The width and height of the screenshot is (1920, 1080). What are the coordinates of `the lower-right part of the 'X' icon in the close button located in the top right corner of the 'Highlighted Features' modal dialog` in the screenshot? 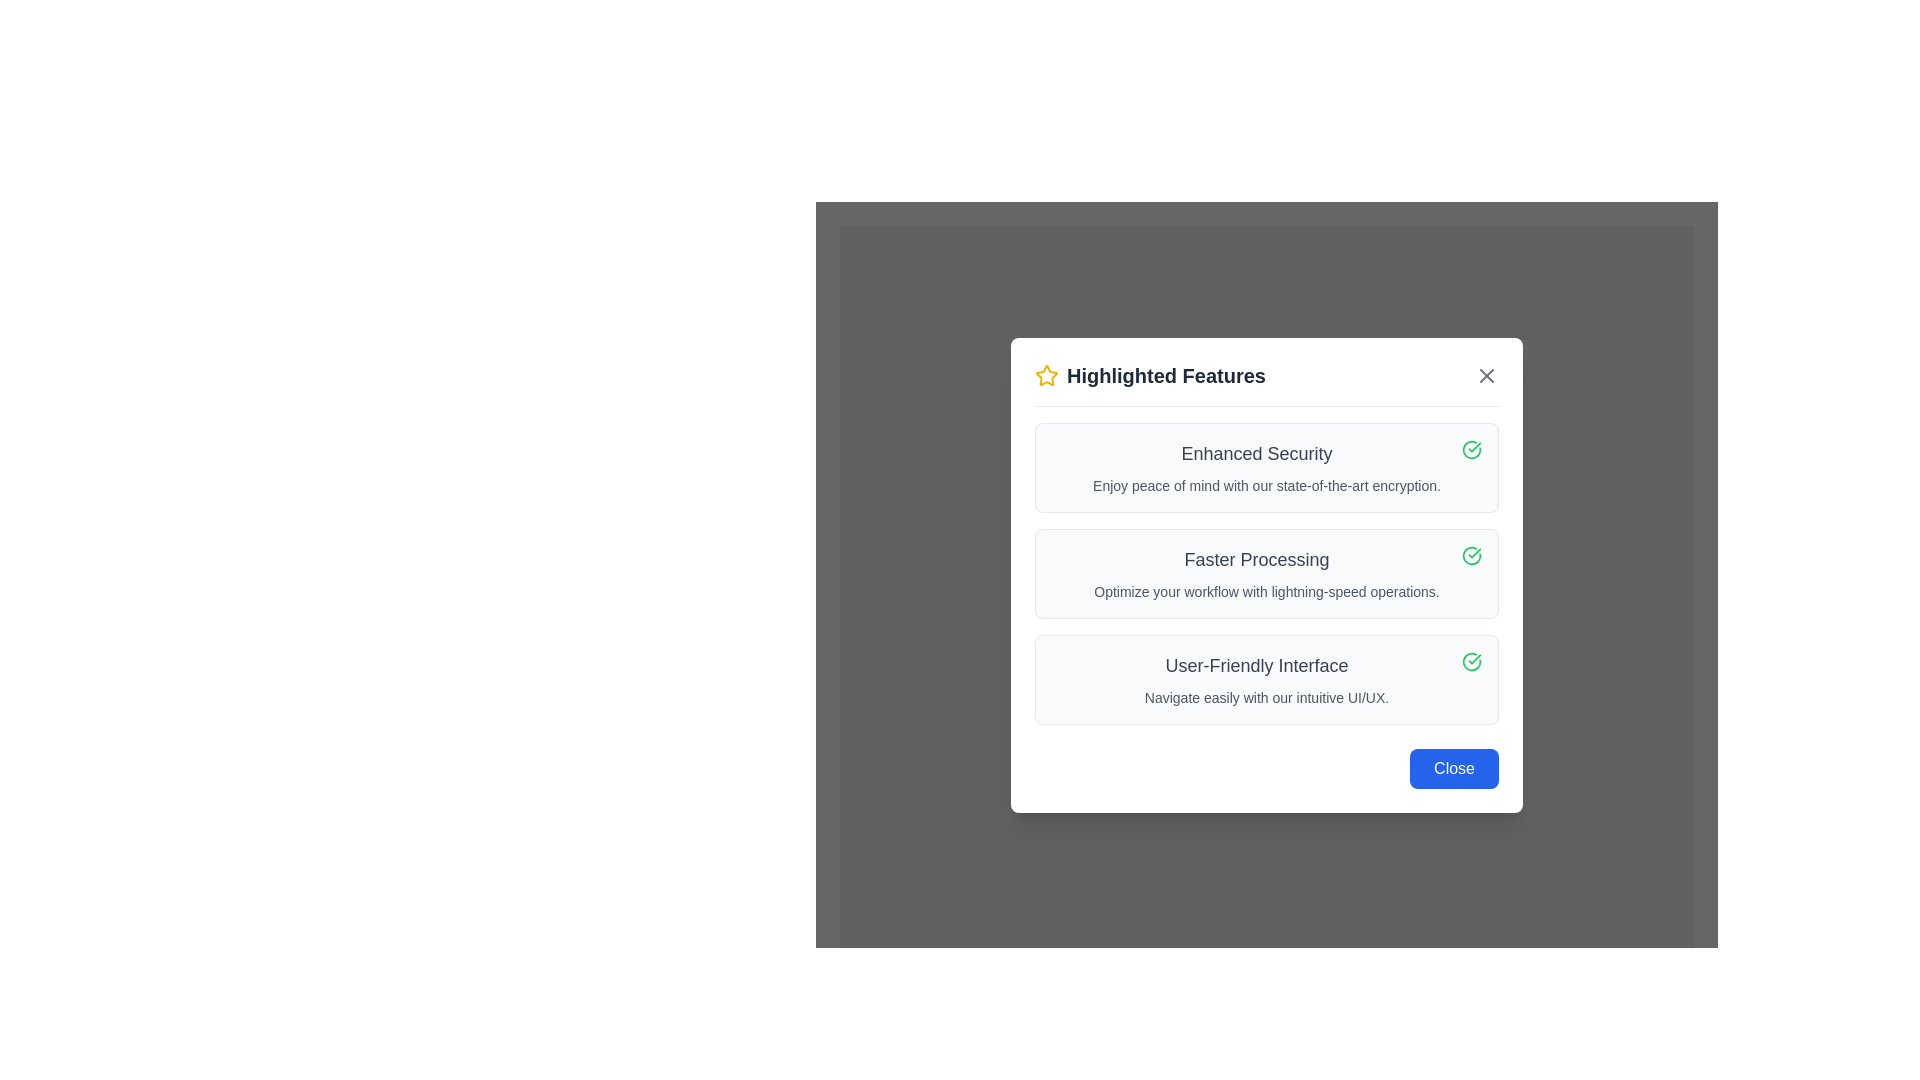 It's located at (1487, 374).